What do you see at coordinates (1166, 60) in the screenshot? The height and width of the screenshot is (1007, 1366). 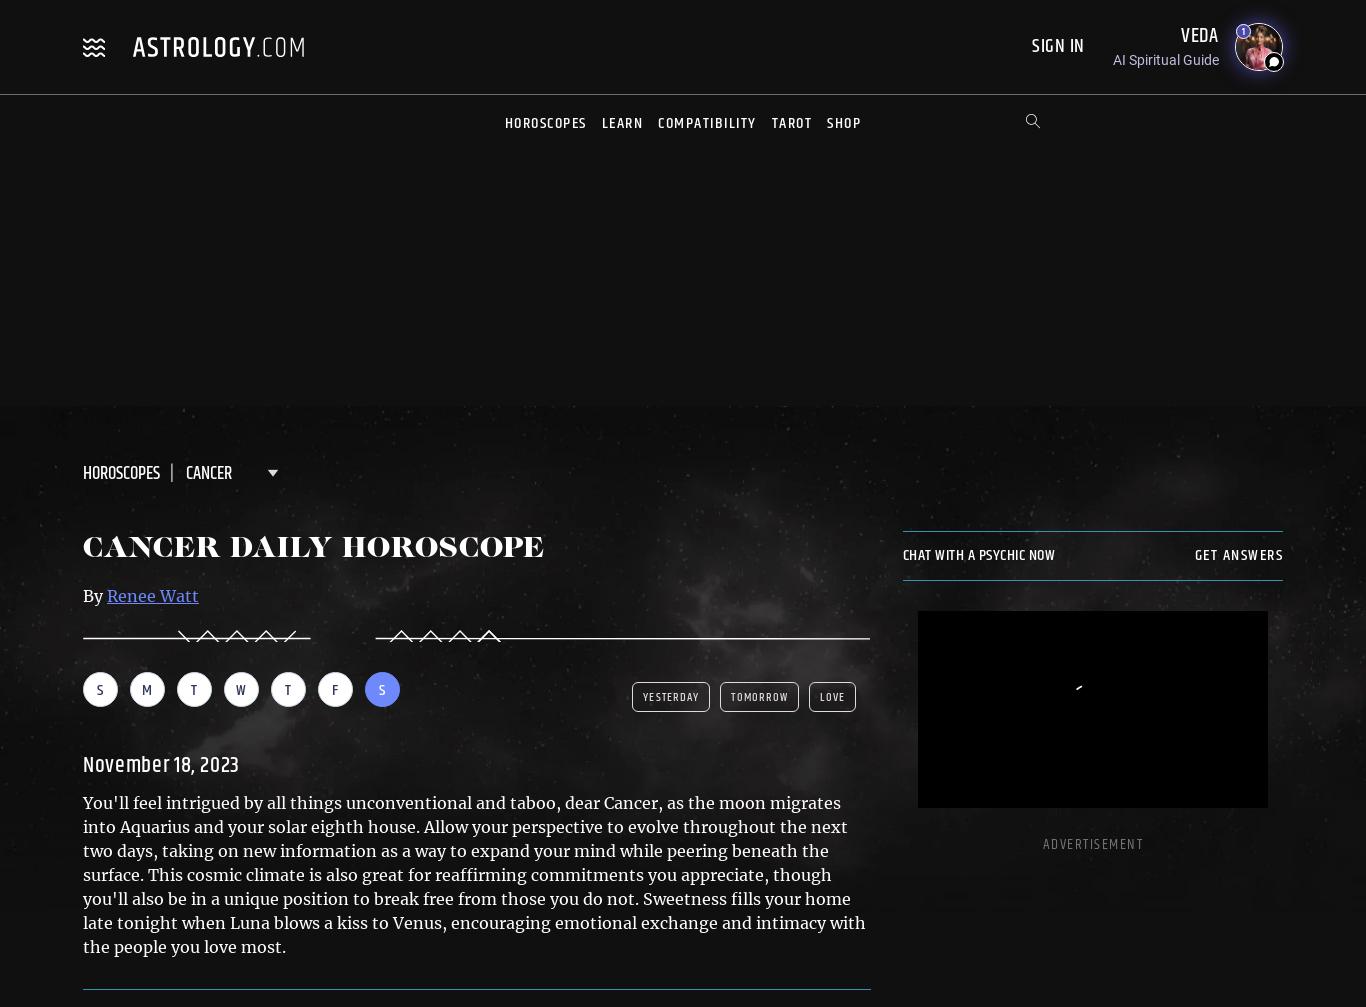 I see `'AI Spiritual Guide'` at bounding box center [1166, 60].